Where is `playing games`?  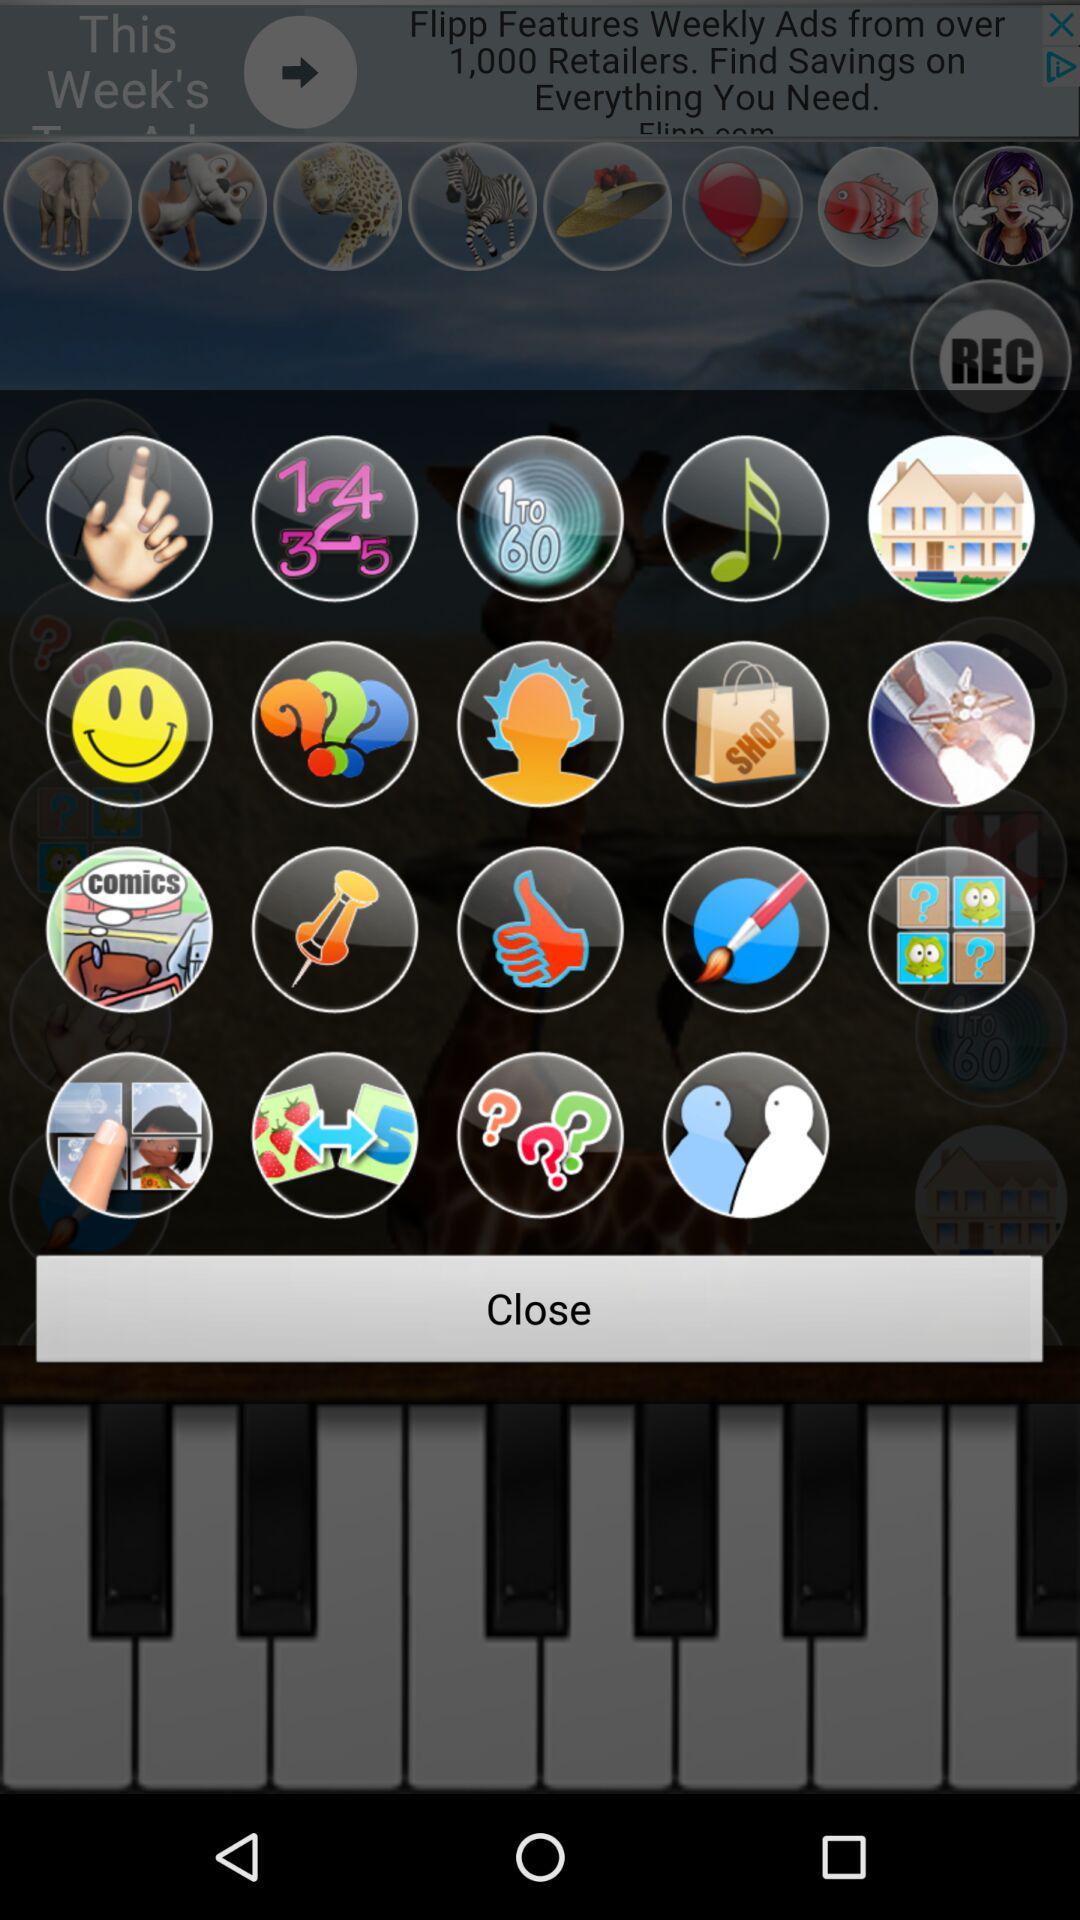 playing games is located at coordinates (333, 1135).